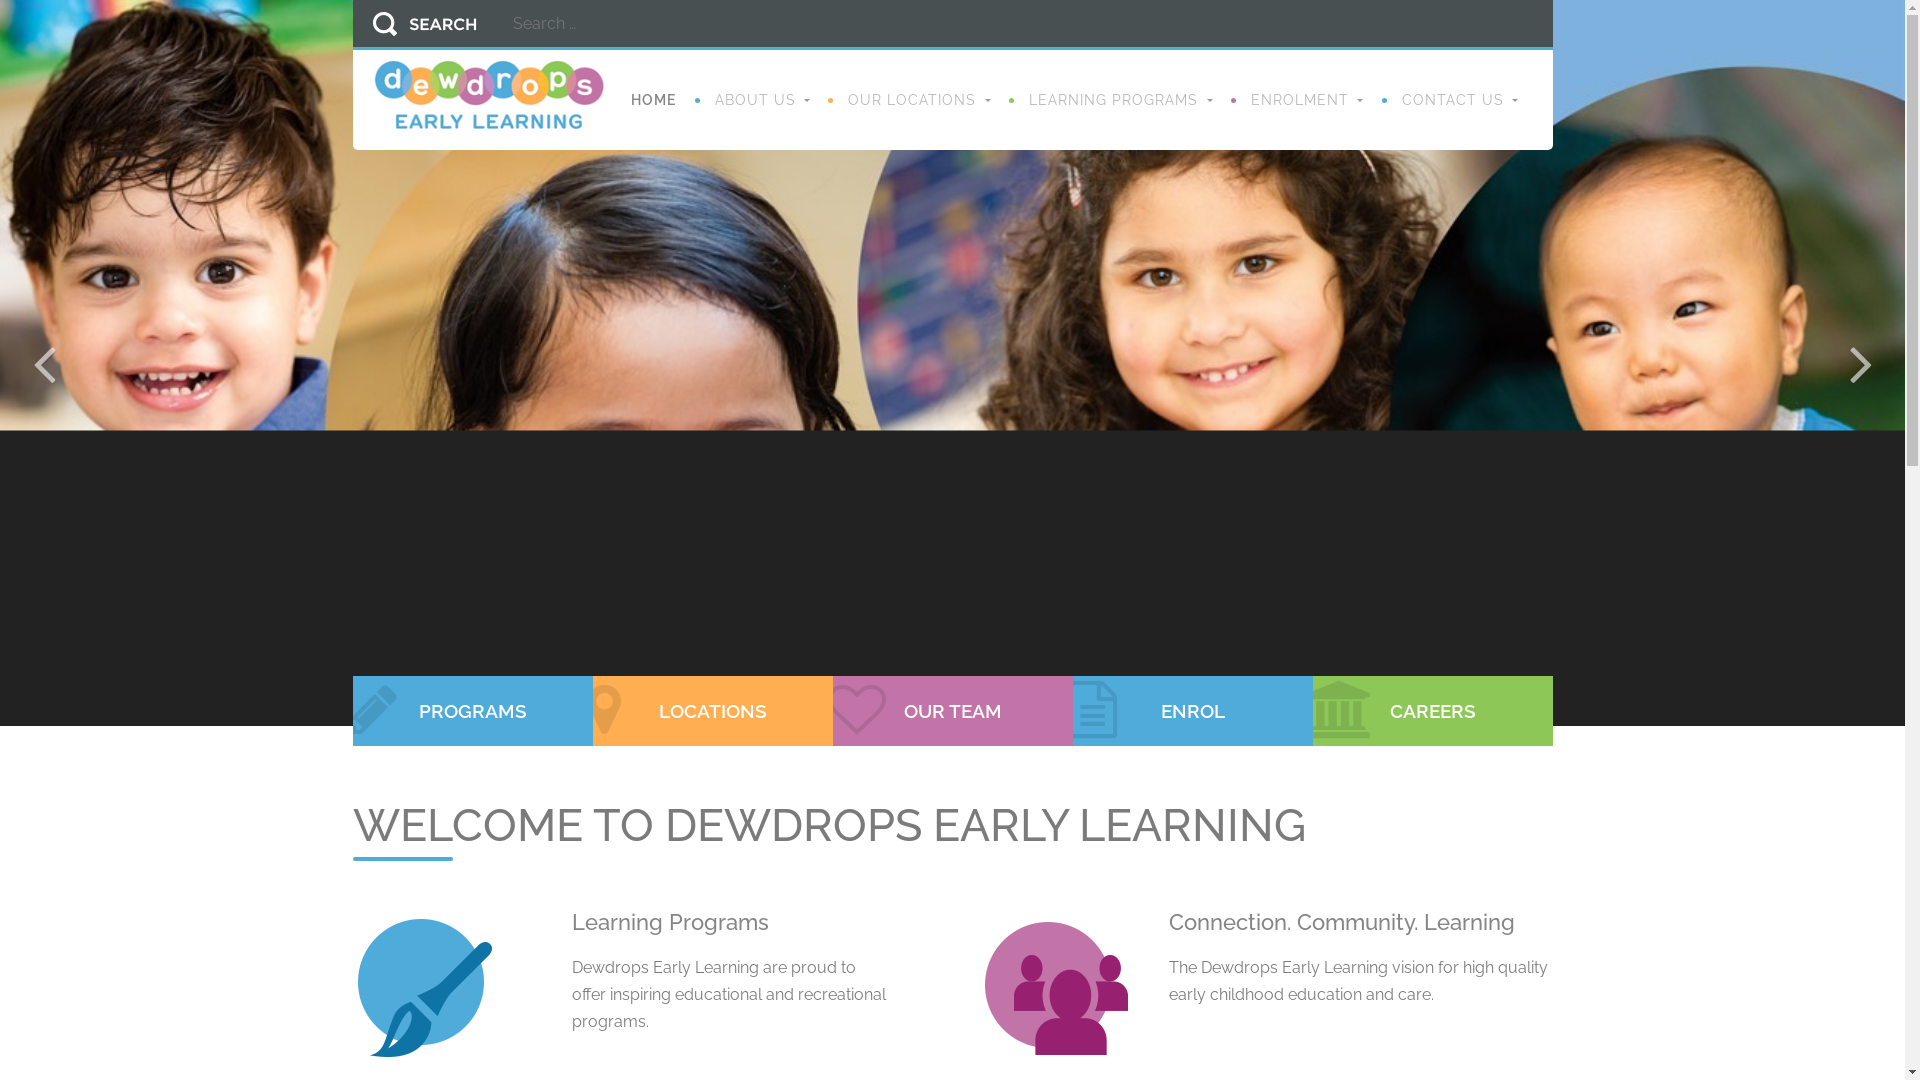 The width and height of the screenshot is (1920, 1080). I want to click on 'LOCATIONS', so click(711, 709).